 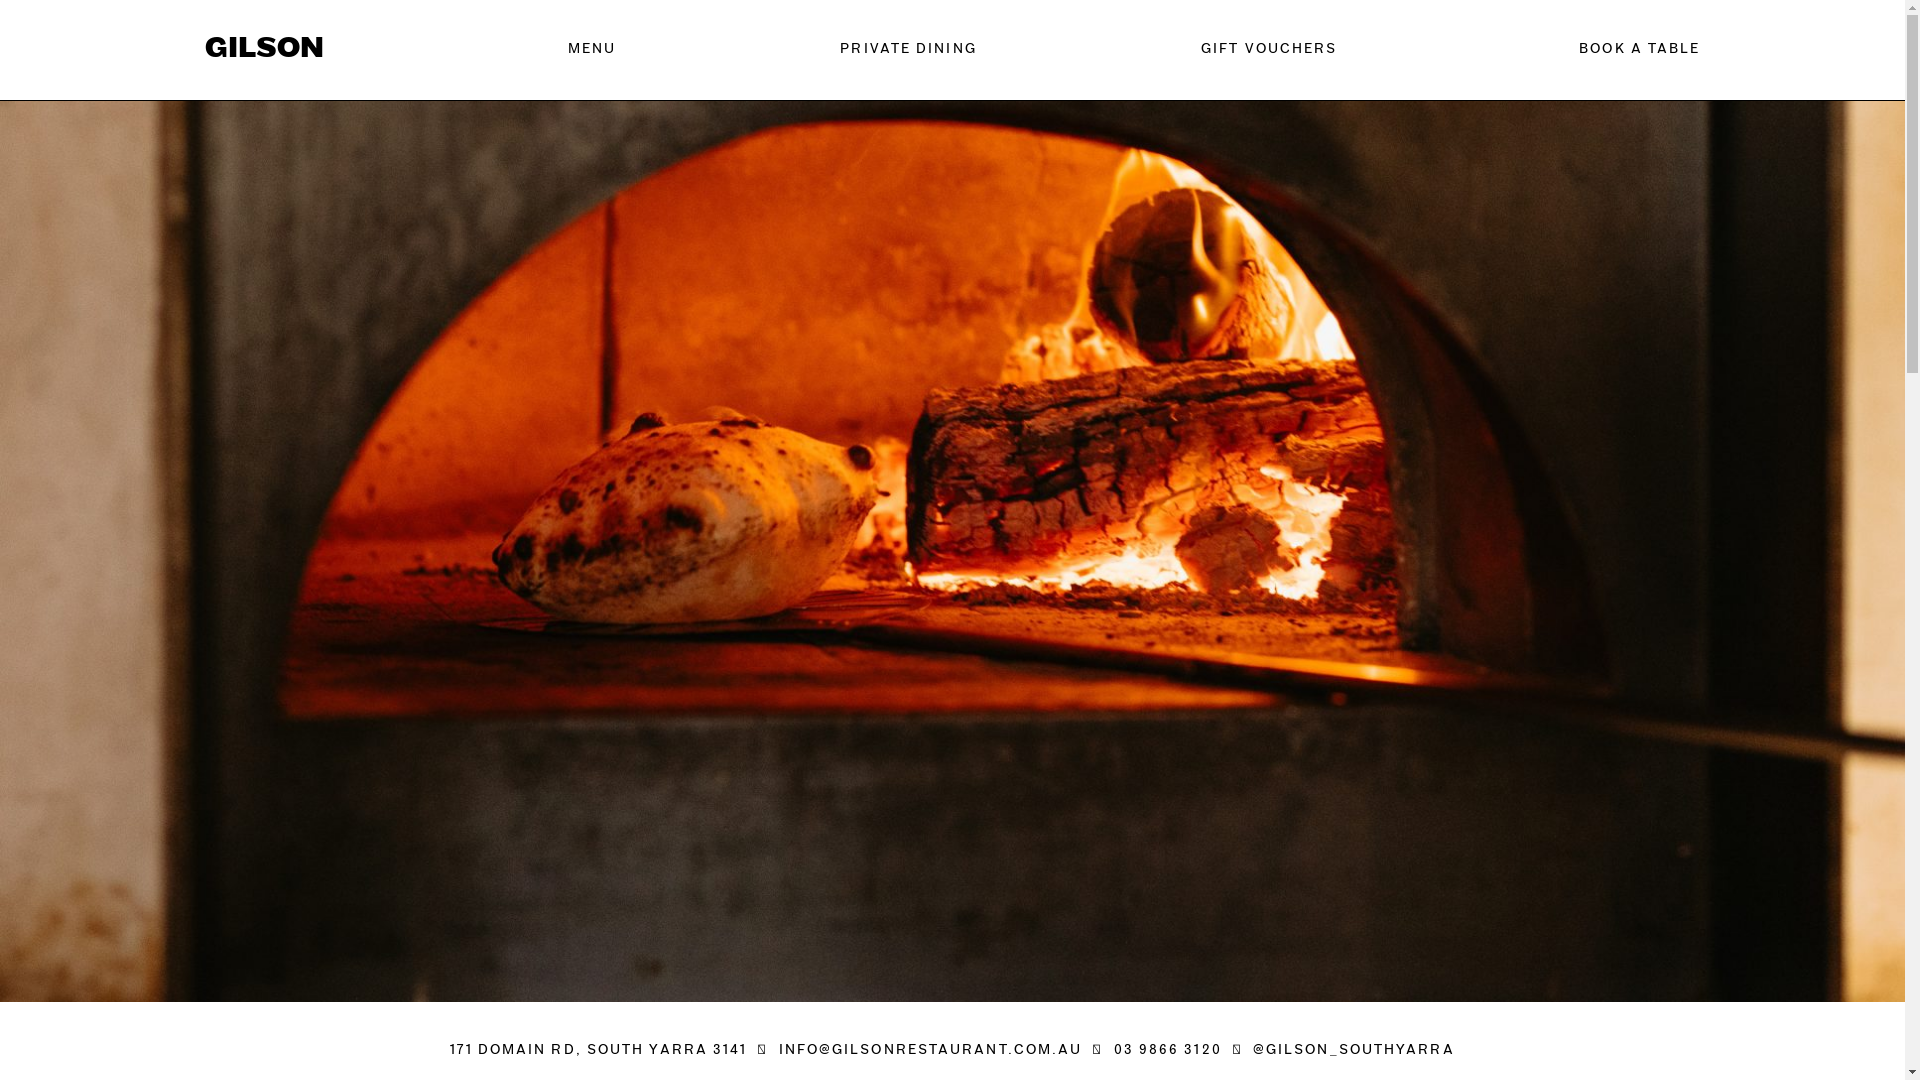 I want to click on 'INFO@GILSONRESTAURANT.COM.AU', so click(x=930, y=1049).